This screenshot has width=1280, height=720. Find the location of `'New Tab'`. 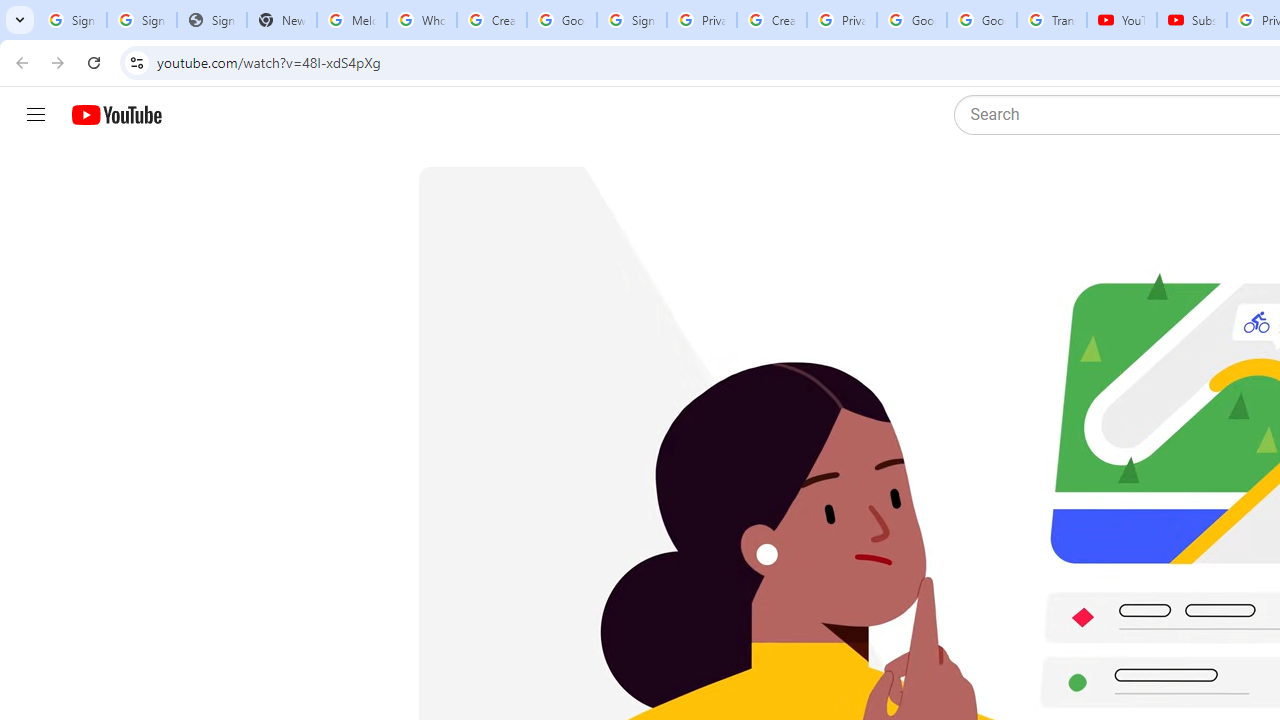

'New Tab' is located at coordinates (281, 20).